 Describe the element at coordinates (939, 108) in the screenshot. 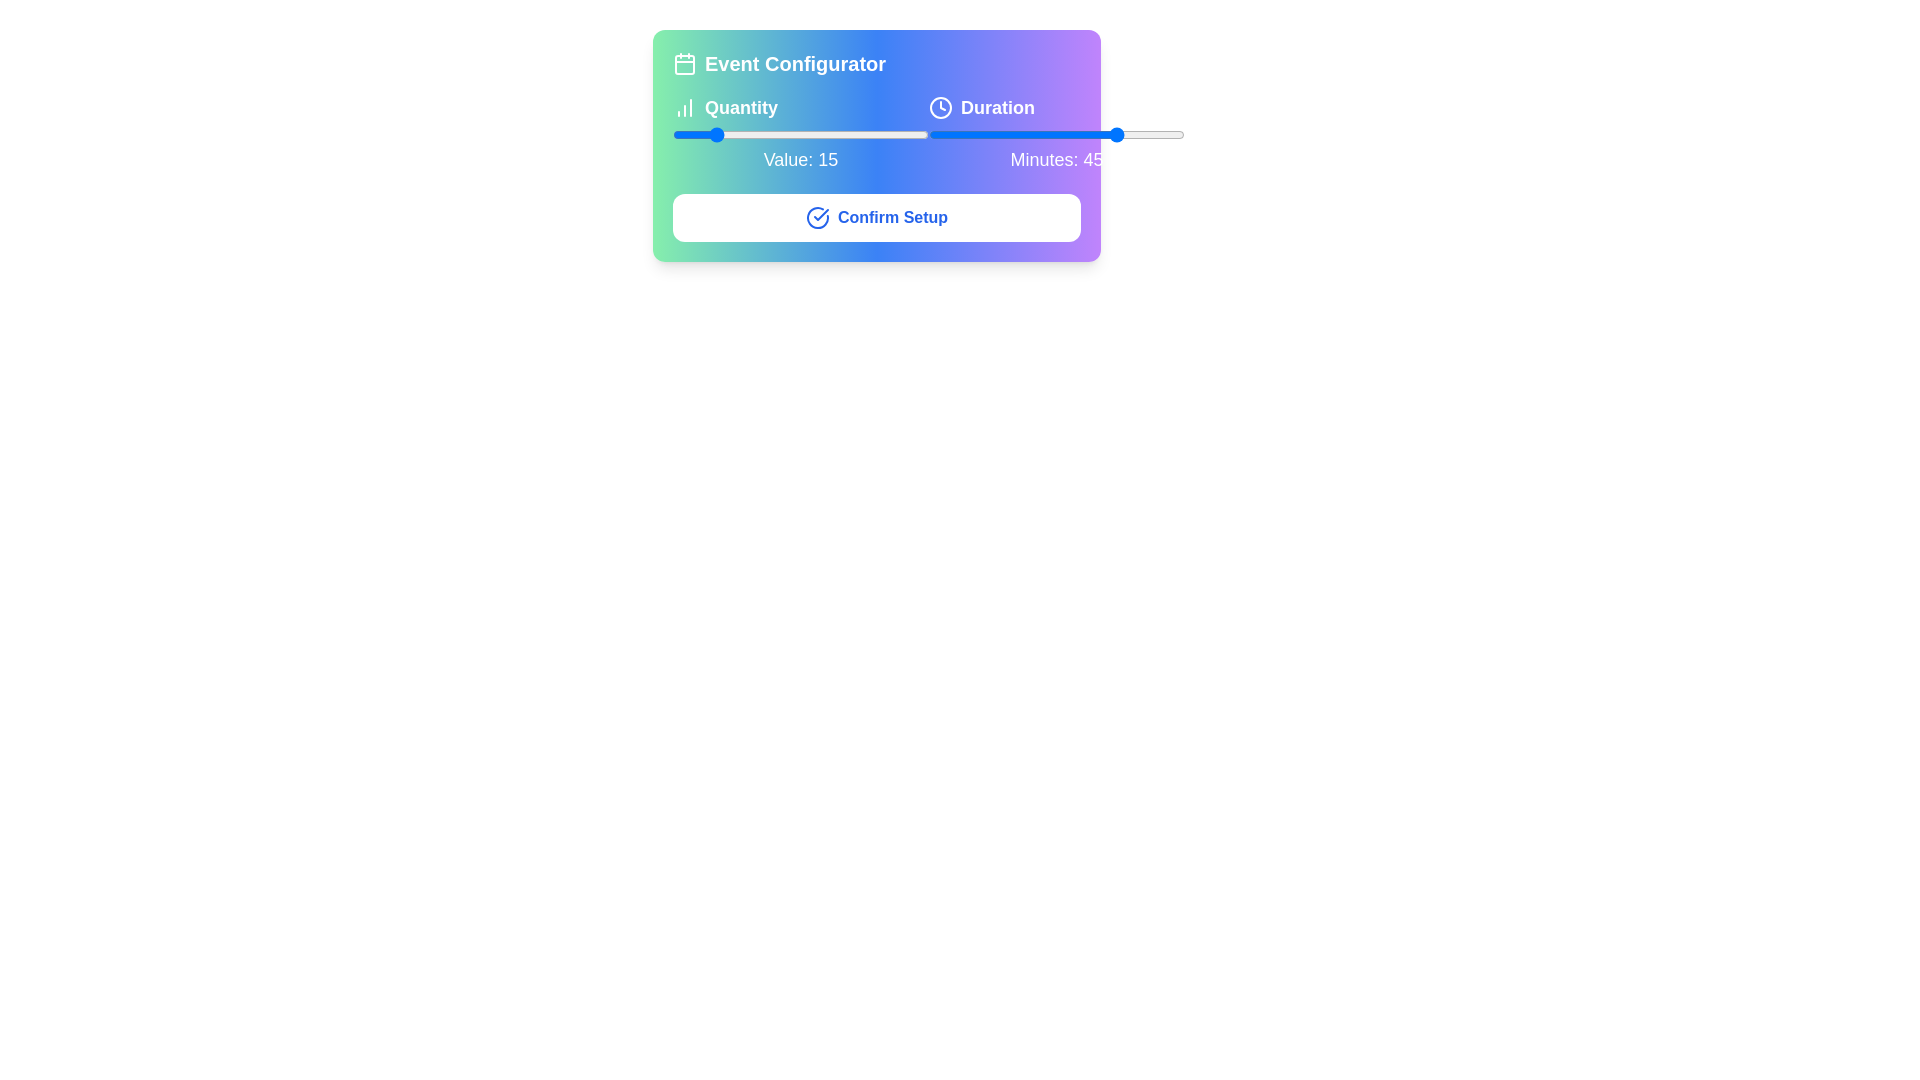

I see `the SVG Circle component that represents the outer boundary of the clock face, located to the right of the 'Duration' label` at that location.